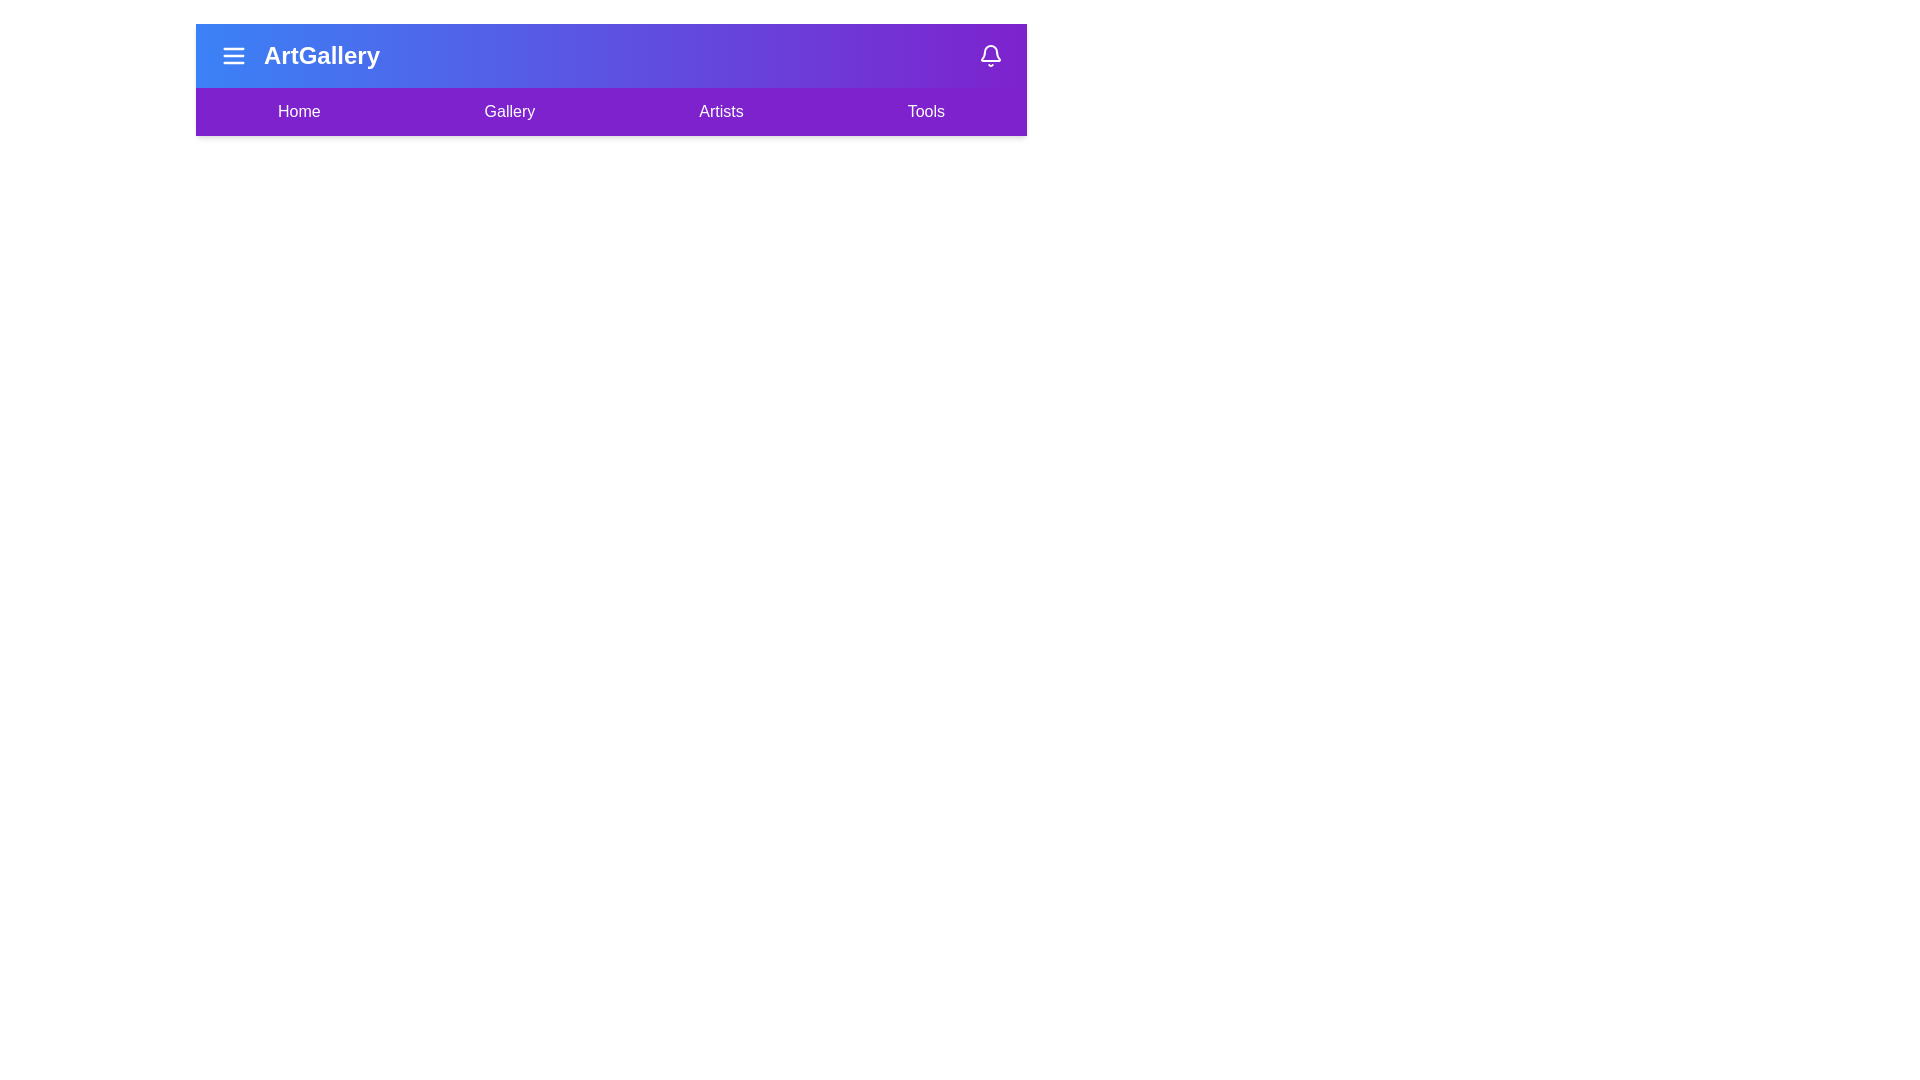  I want to click on the menu item labeled Tools to navigate to the corresponding section, so click(925, 111).